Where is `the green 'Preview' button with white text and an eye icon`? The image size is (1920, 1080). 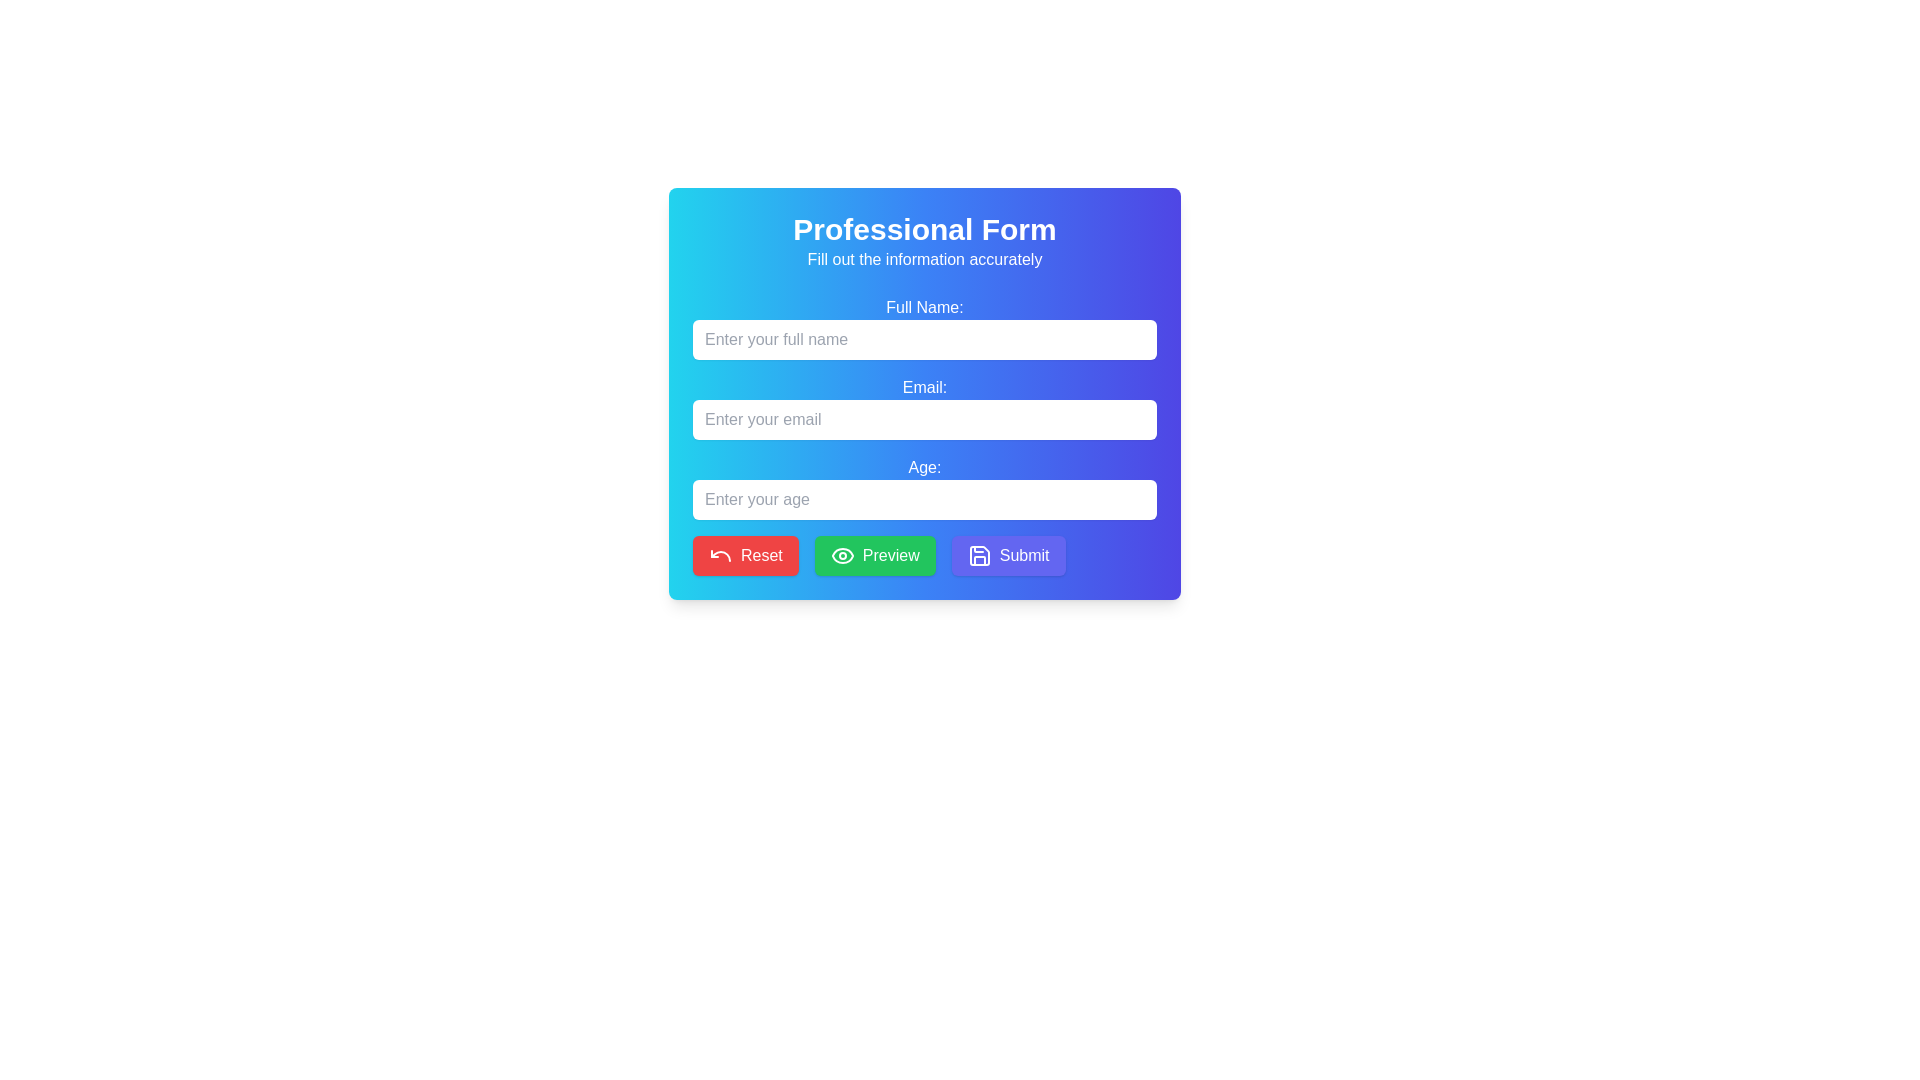 the green 'Preview' button with white text and an eye icon is located at coordinates (875, 555).